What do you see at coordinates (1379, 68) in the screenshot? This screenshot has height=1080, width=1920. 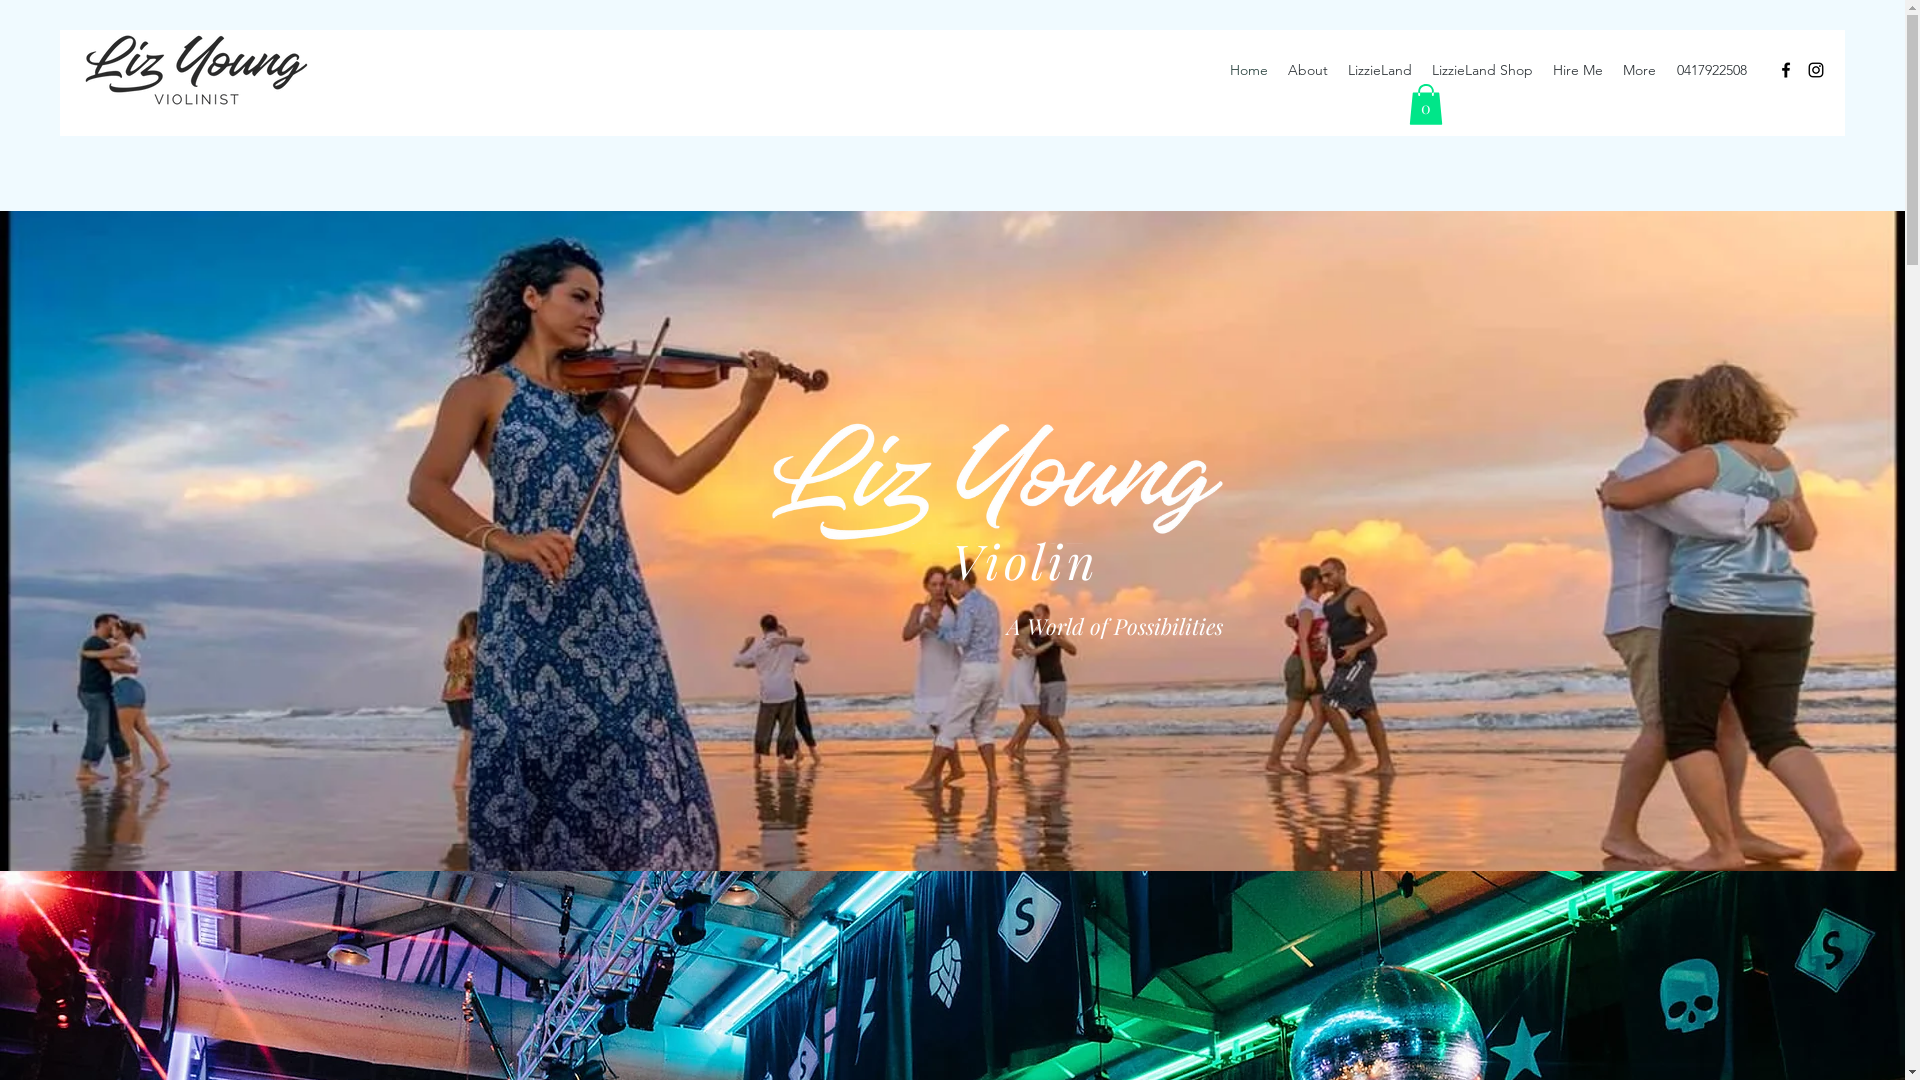 I see `'LizzieLand'` at bounding box center [1379, 68].